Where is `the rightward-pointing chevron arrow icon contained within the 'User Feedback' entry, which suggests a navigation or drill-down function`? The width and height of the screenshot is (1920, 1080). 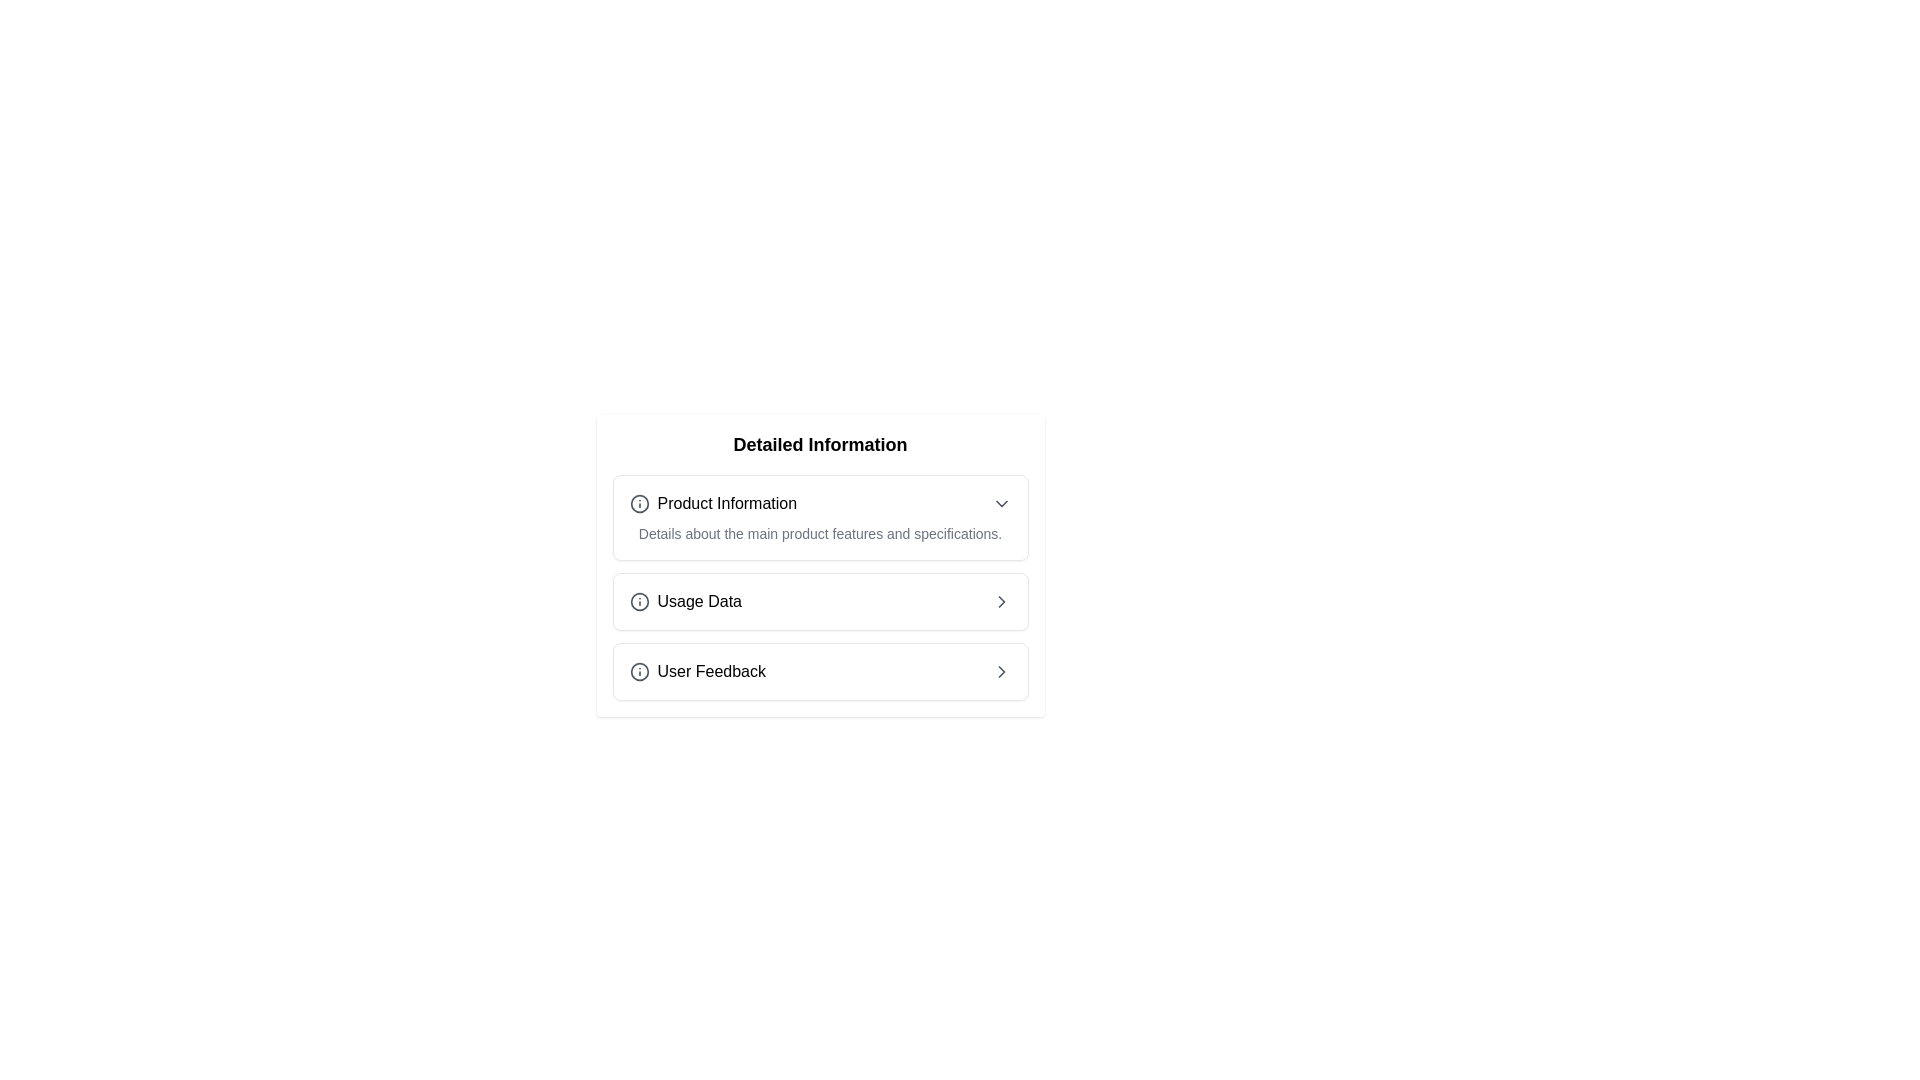
the rightward-pointing chevron arrow icon contained within the 'User Feedback' entry, which suggests a navigation or drill-down function is located at coordinates (1001, 600).